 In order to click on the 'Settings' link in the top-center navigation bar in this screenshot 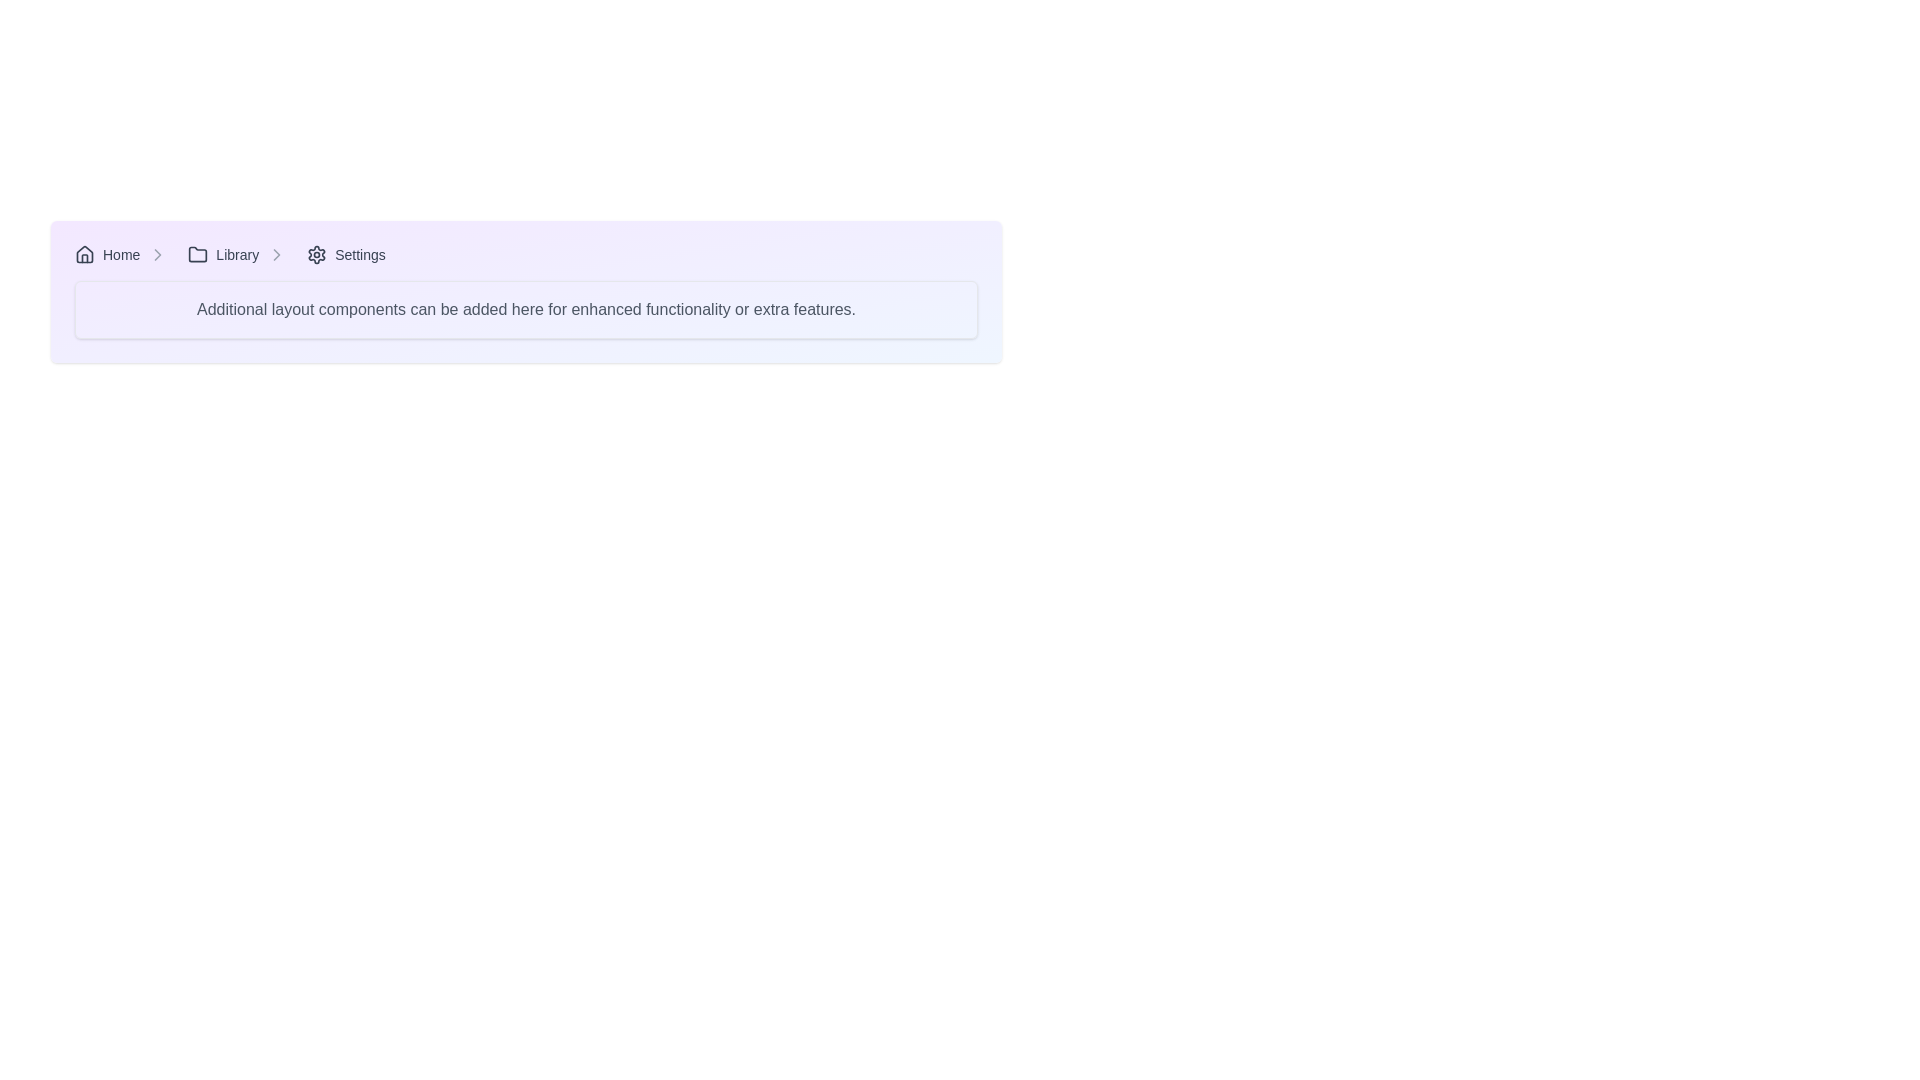, I will do `click(346, 253)`.